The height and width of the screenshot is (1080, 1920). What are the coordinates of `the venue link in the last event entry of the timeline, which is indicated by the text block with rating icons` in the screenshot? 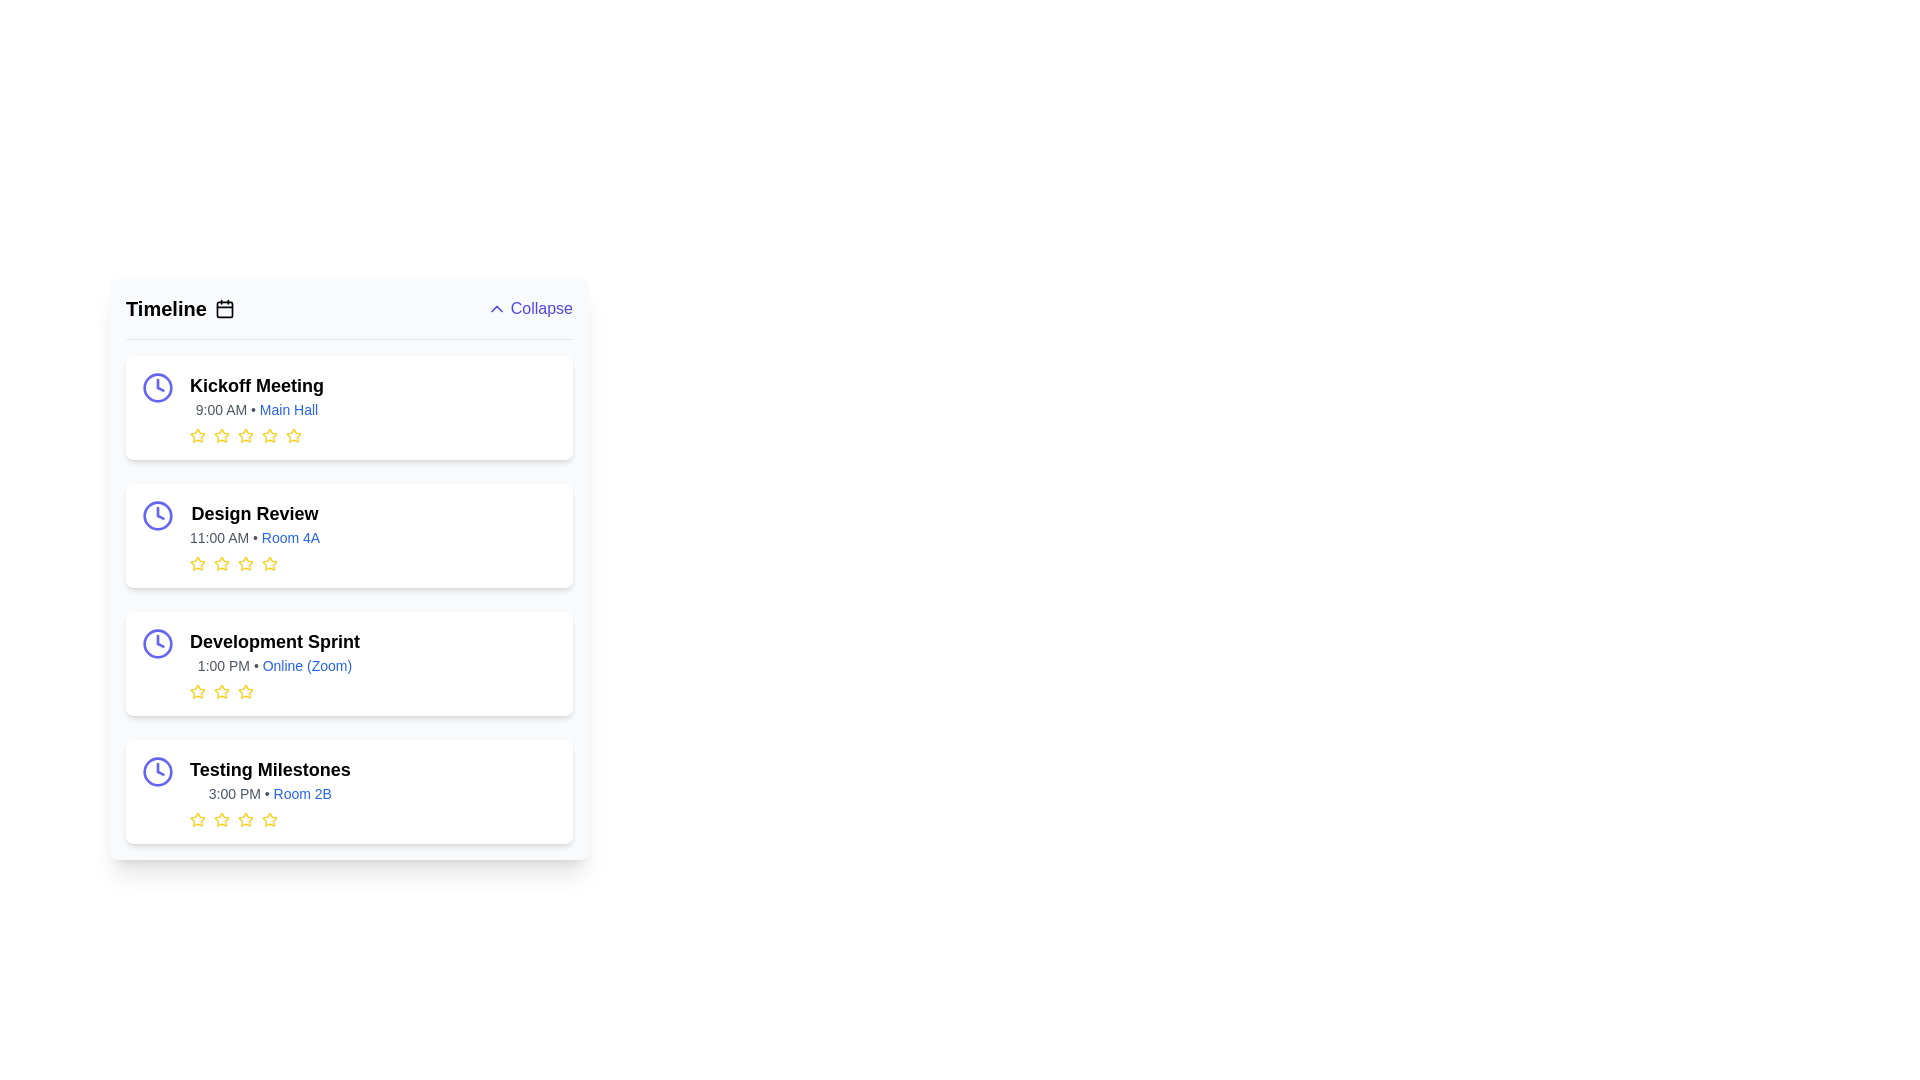 It's located at (269, 790).